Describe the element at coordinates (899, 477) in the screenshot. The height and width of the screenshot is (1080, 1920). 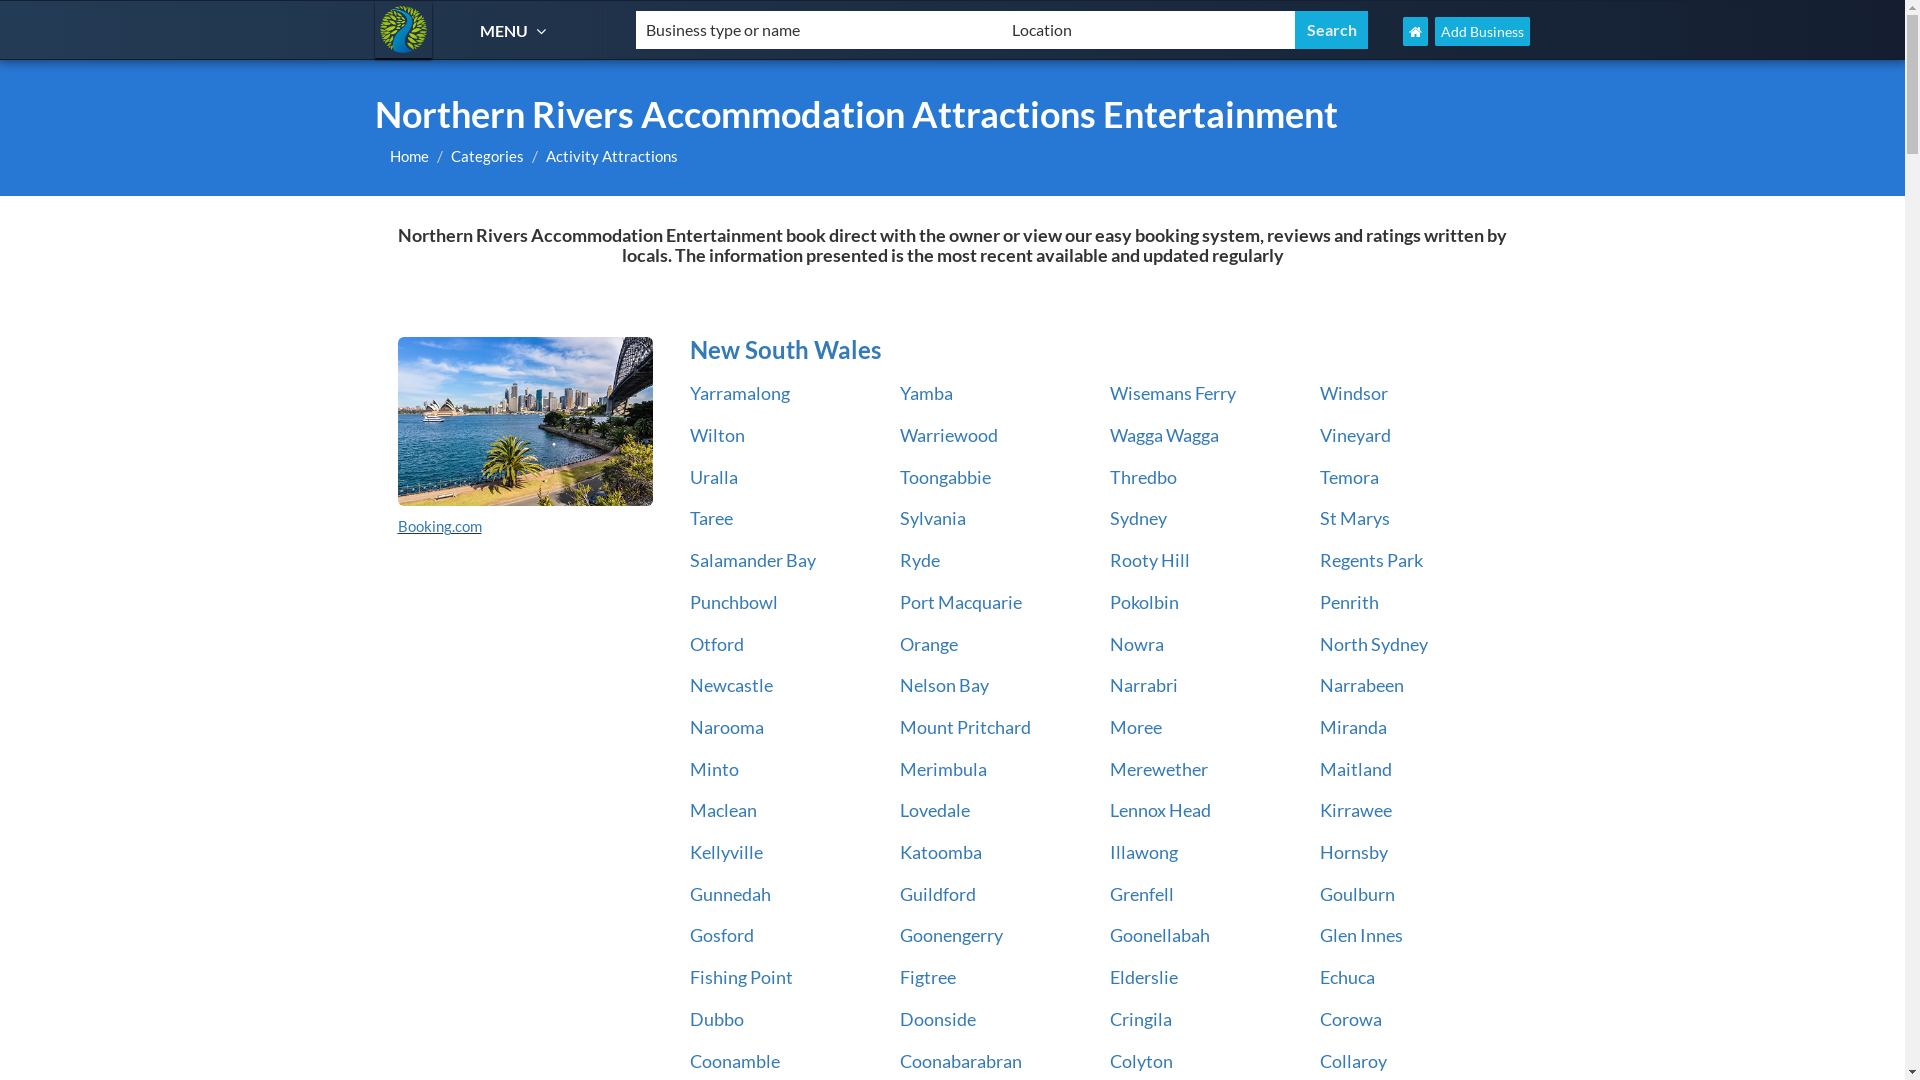
I see `'Toongabbie'` at that location.